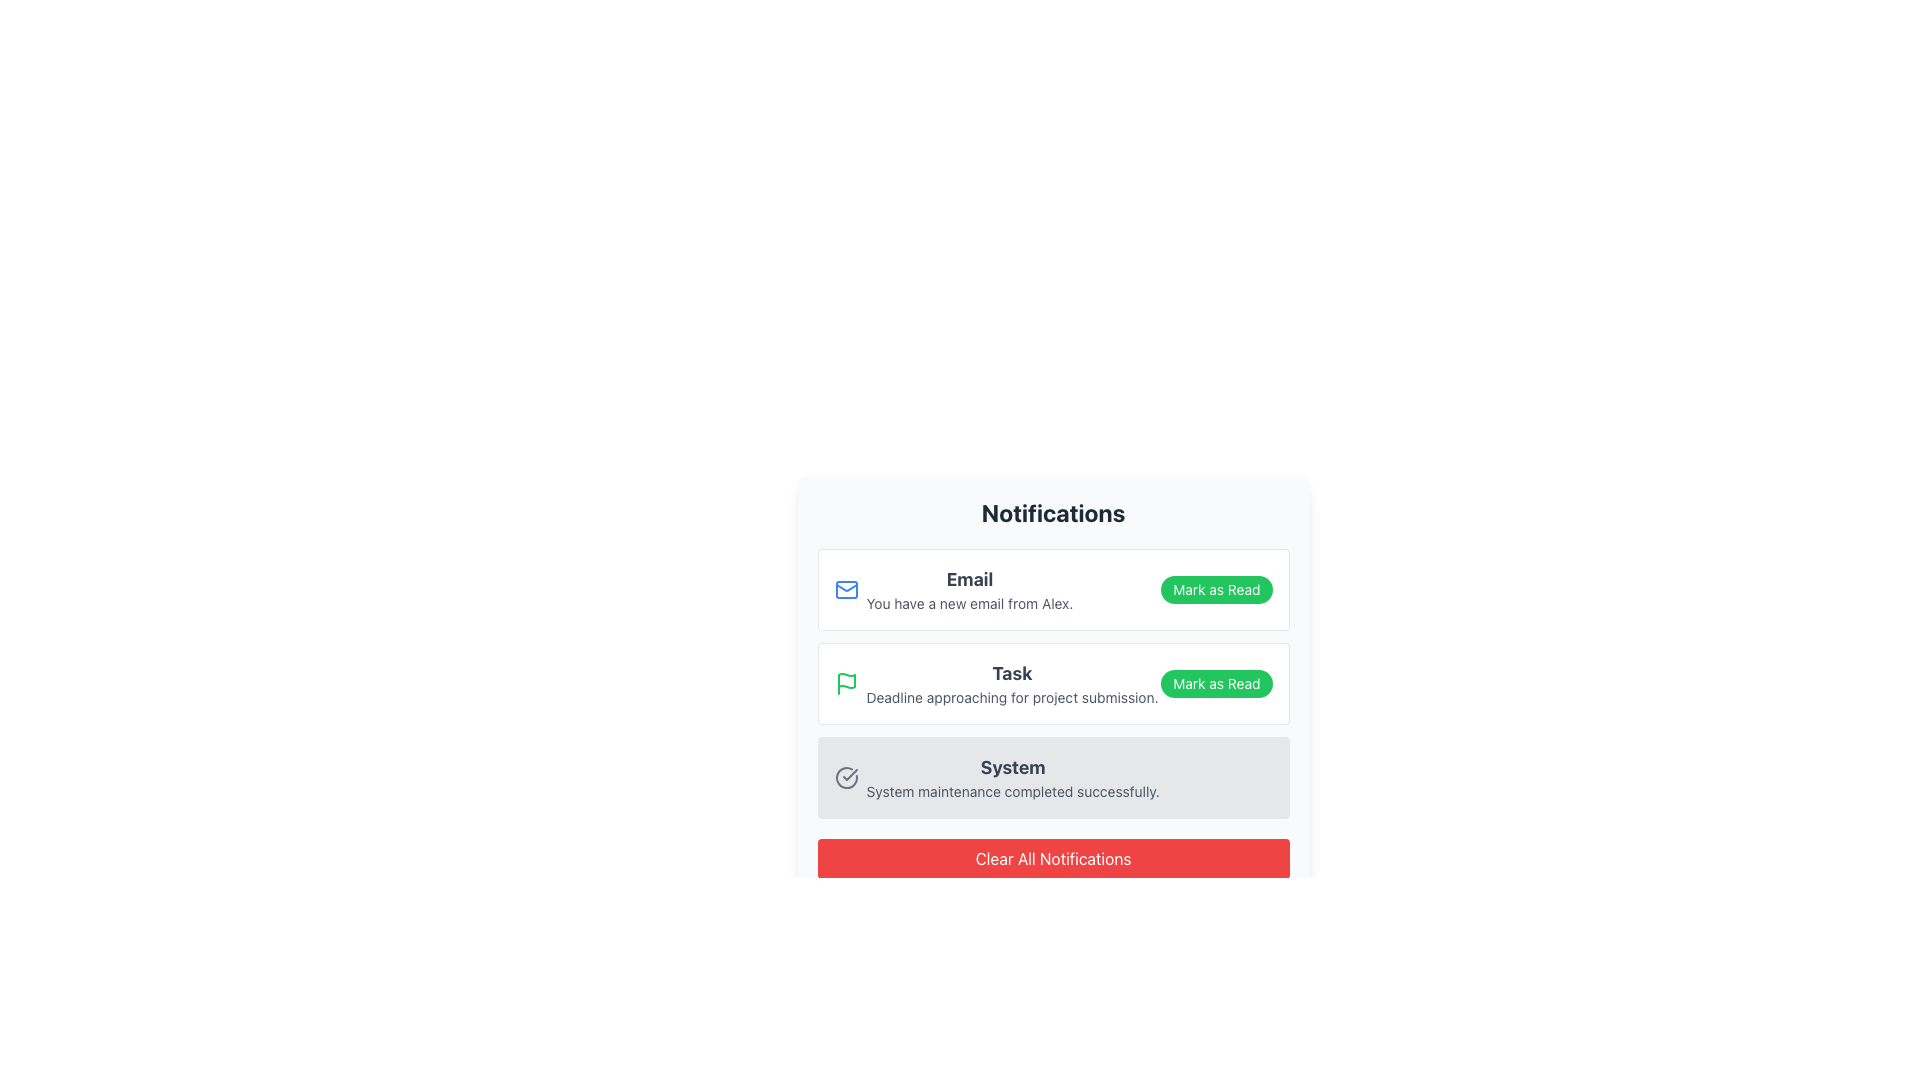 This screenshot has height=1080, width=1920. I want to click on the text of the second notification item that alerts the user about an imminent project deadline, so click(996, 682).